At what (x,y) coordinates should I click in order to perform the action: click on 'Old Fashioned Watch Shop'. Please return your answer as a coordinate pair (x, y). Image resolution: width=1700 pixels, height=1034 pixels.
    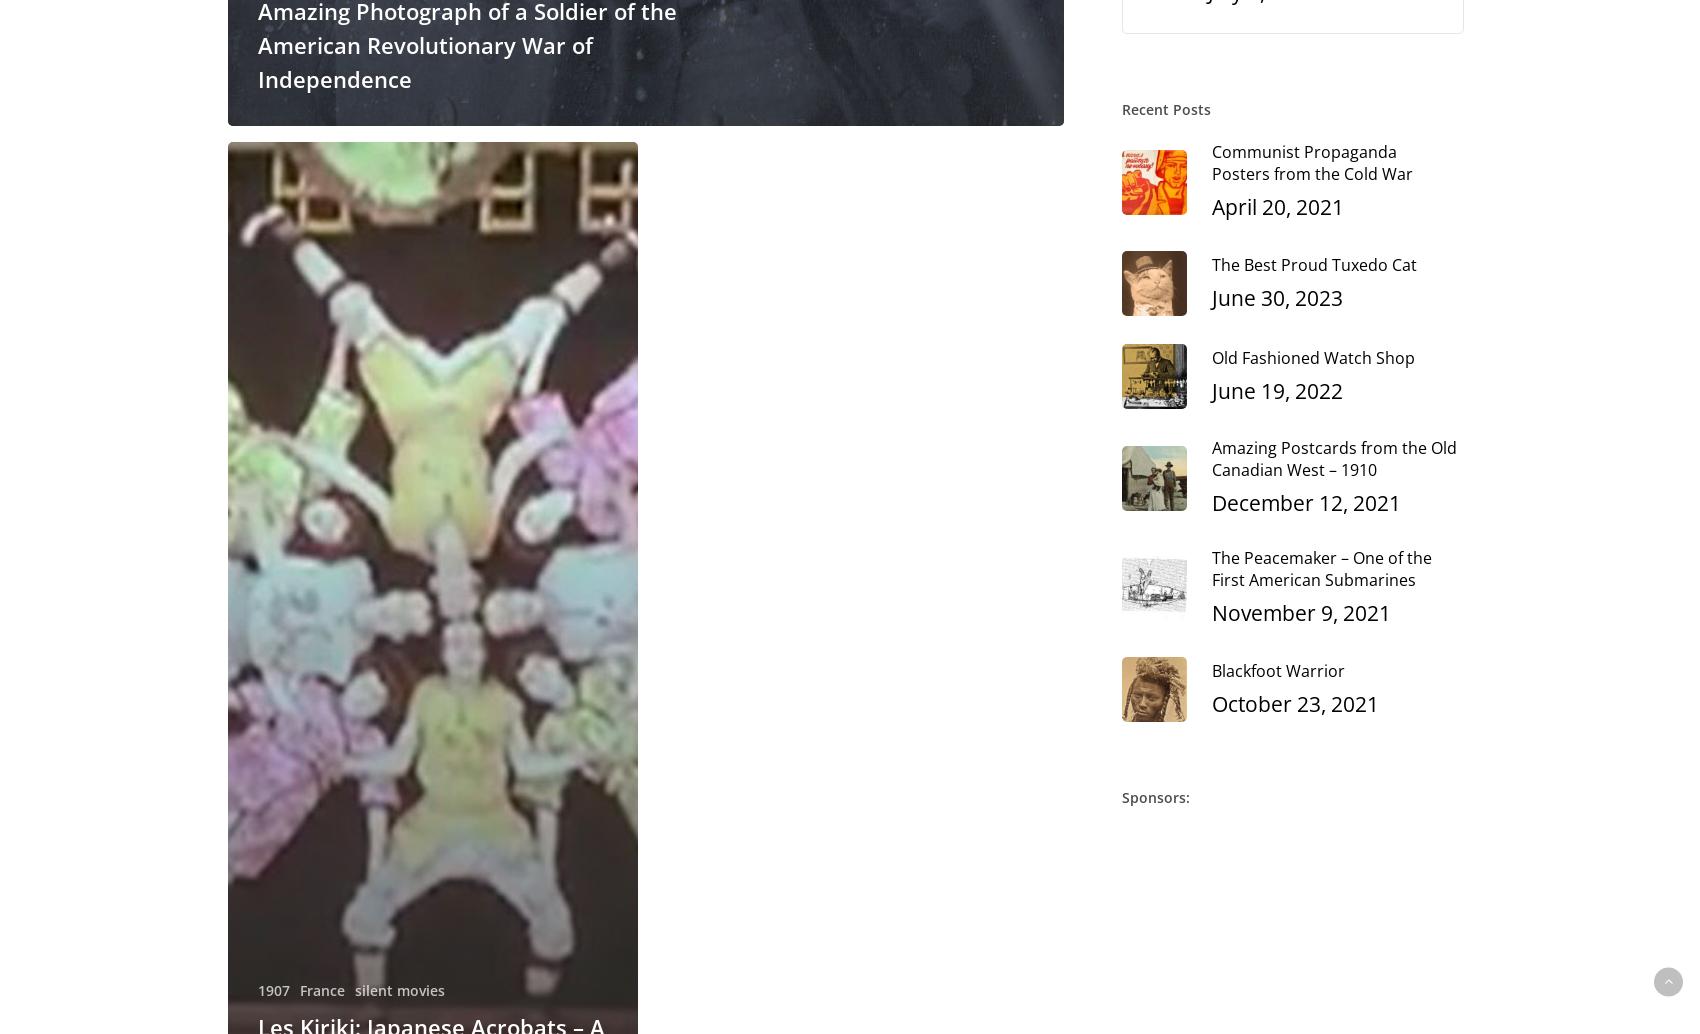
    Looking at the image, I should click on (1210, 356).